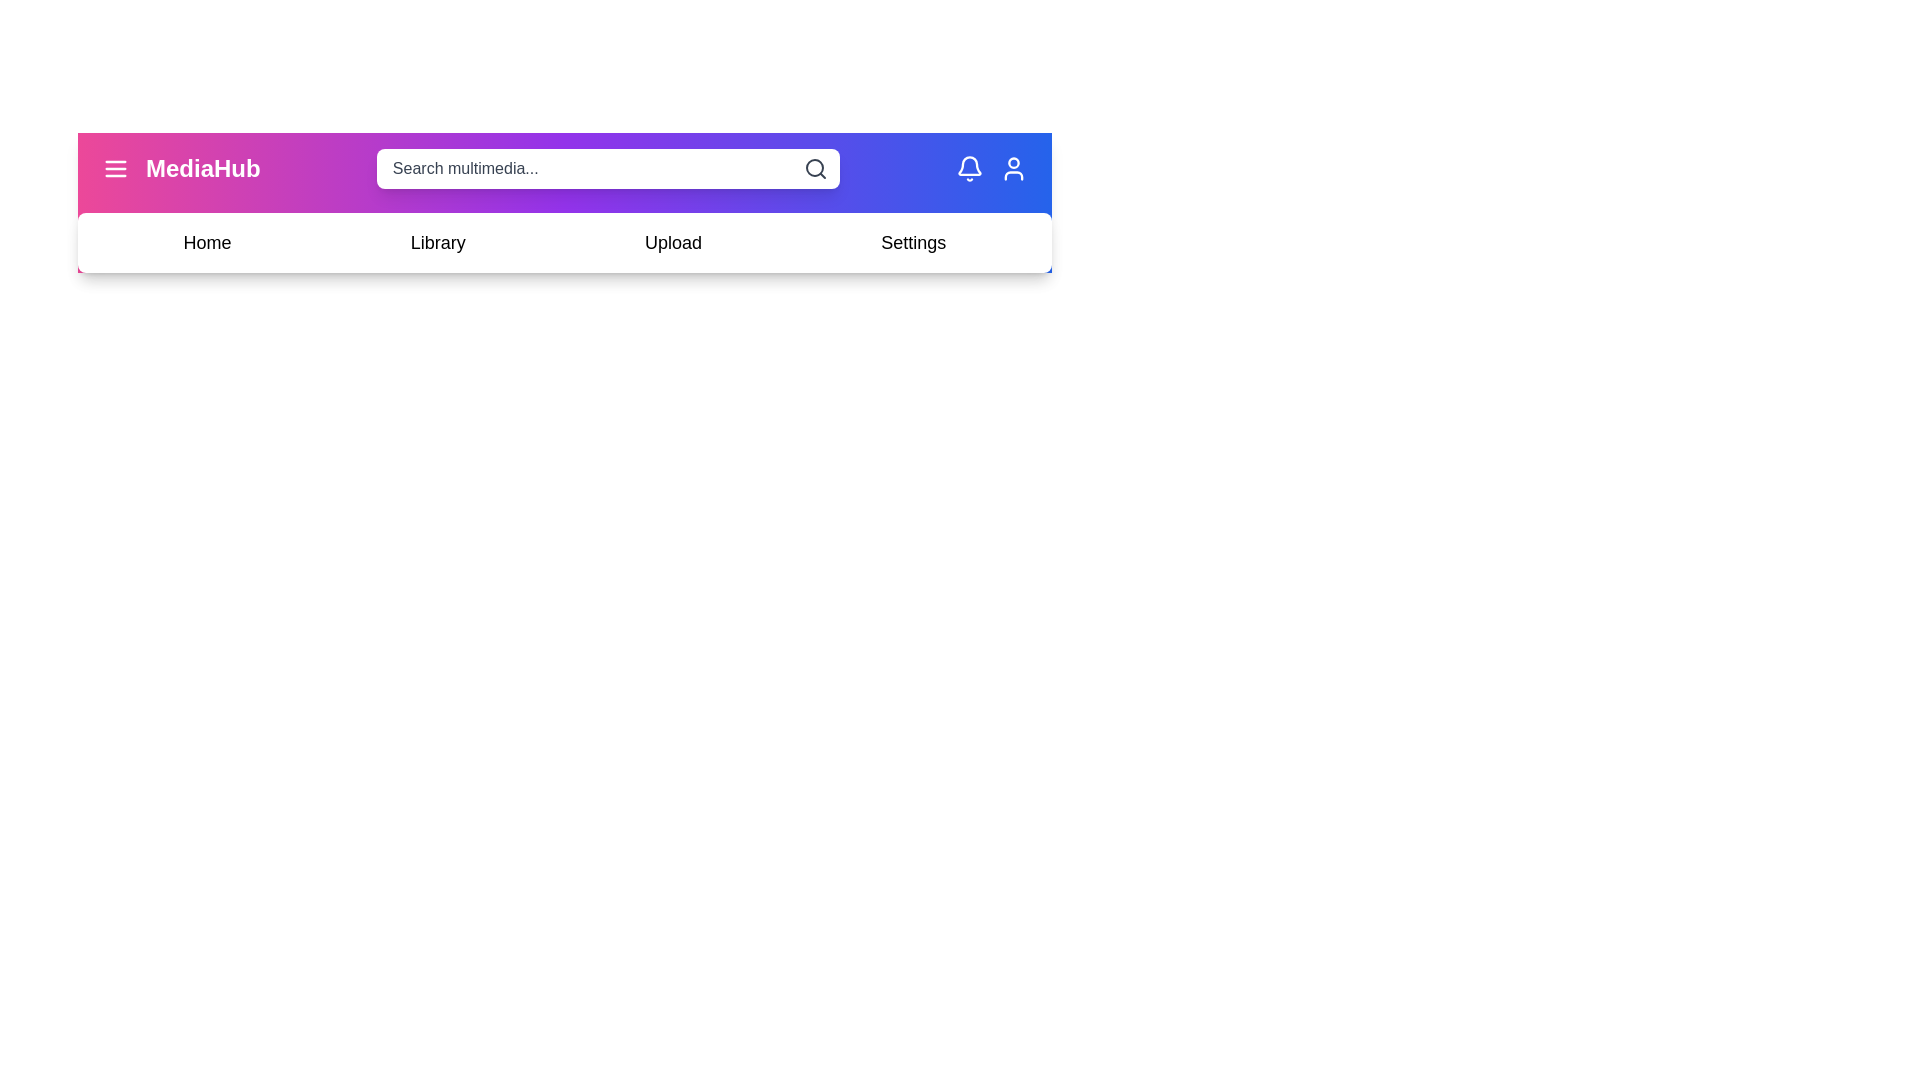 The image size is (1920, 1080). Describe the element at coordinates (436, 242) in the screenshot. I see `the navigation item Library to navigate to the respective section` at that location.